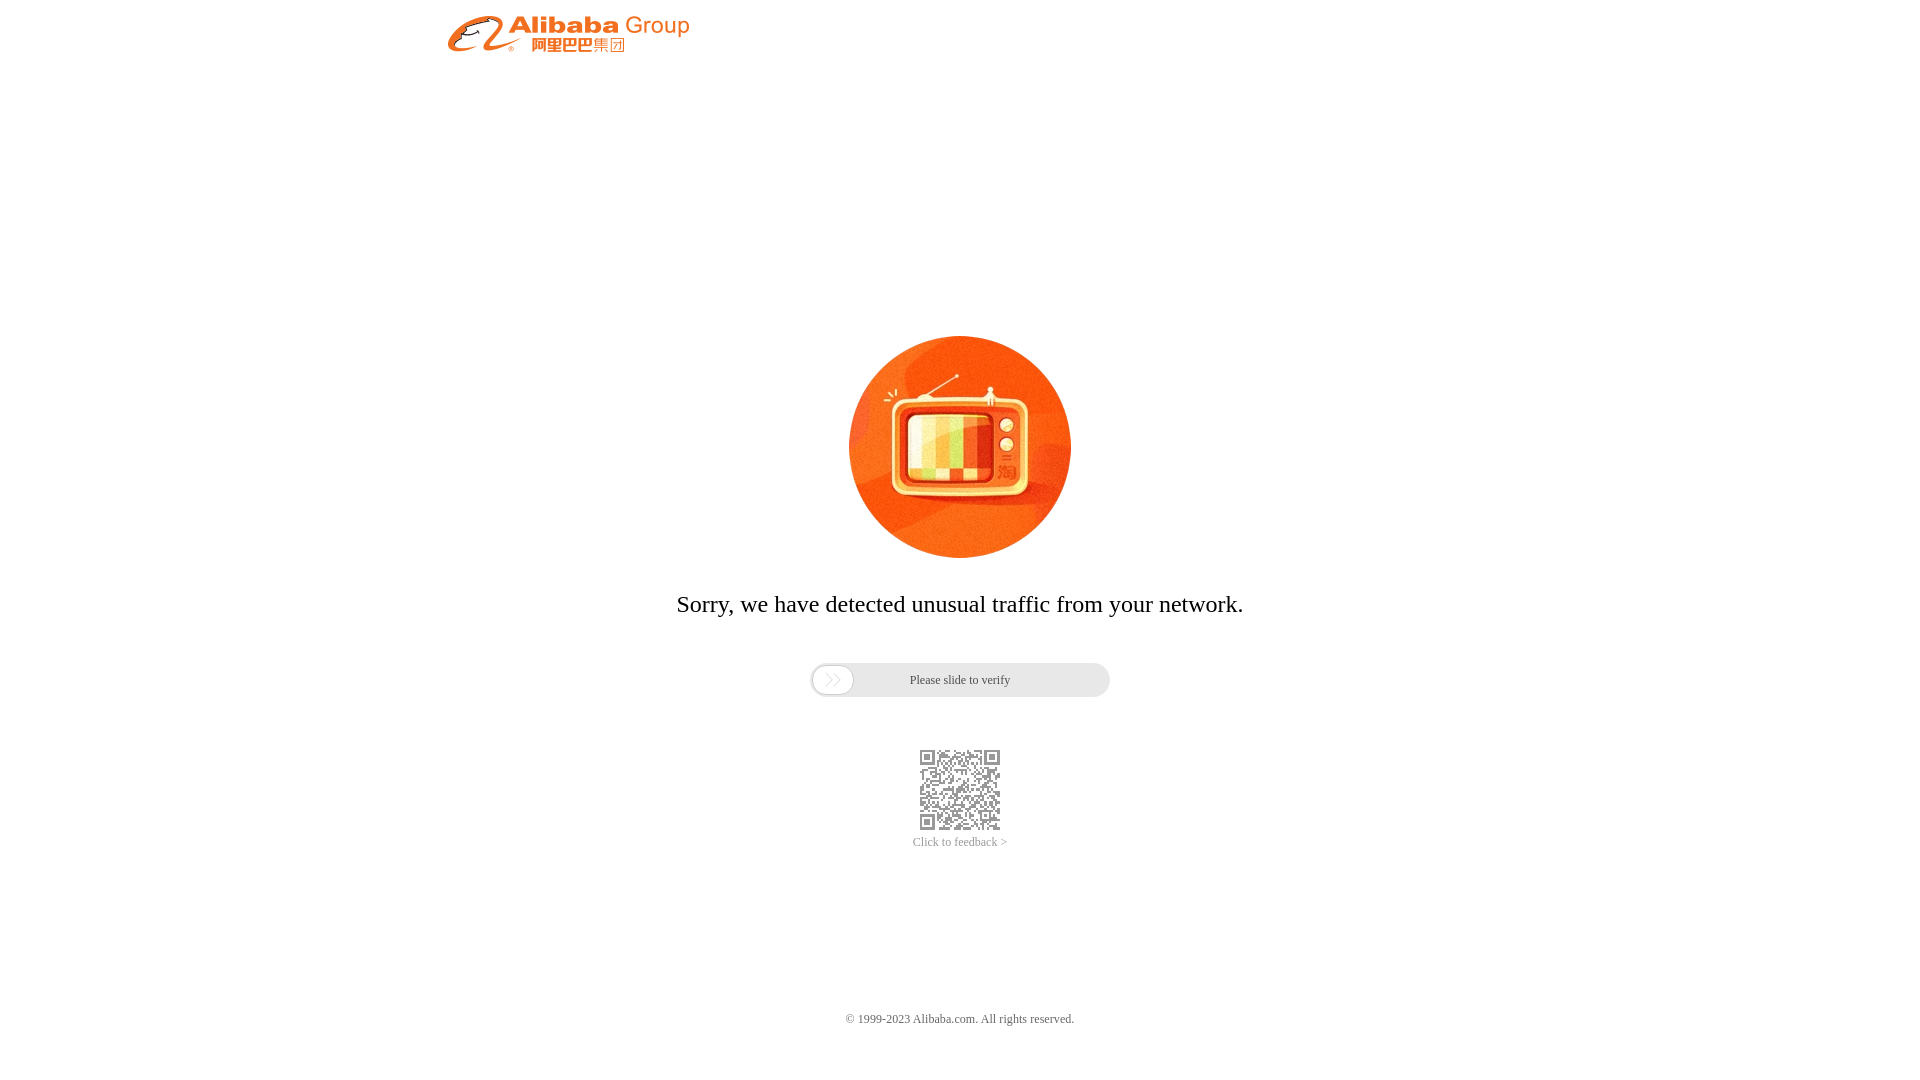 This screenshot has width=1920, height=1080. Describe the element at coordinates (960, 842) in the screenshot. I see `'Click to feedback >'` at that location.